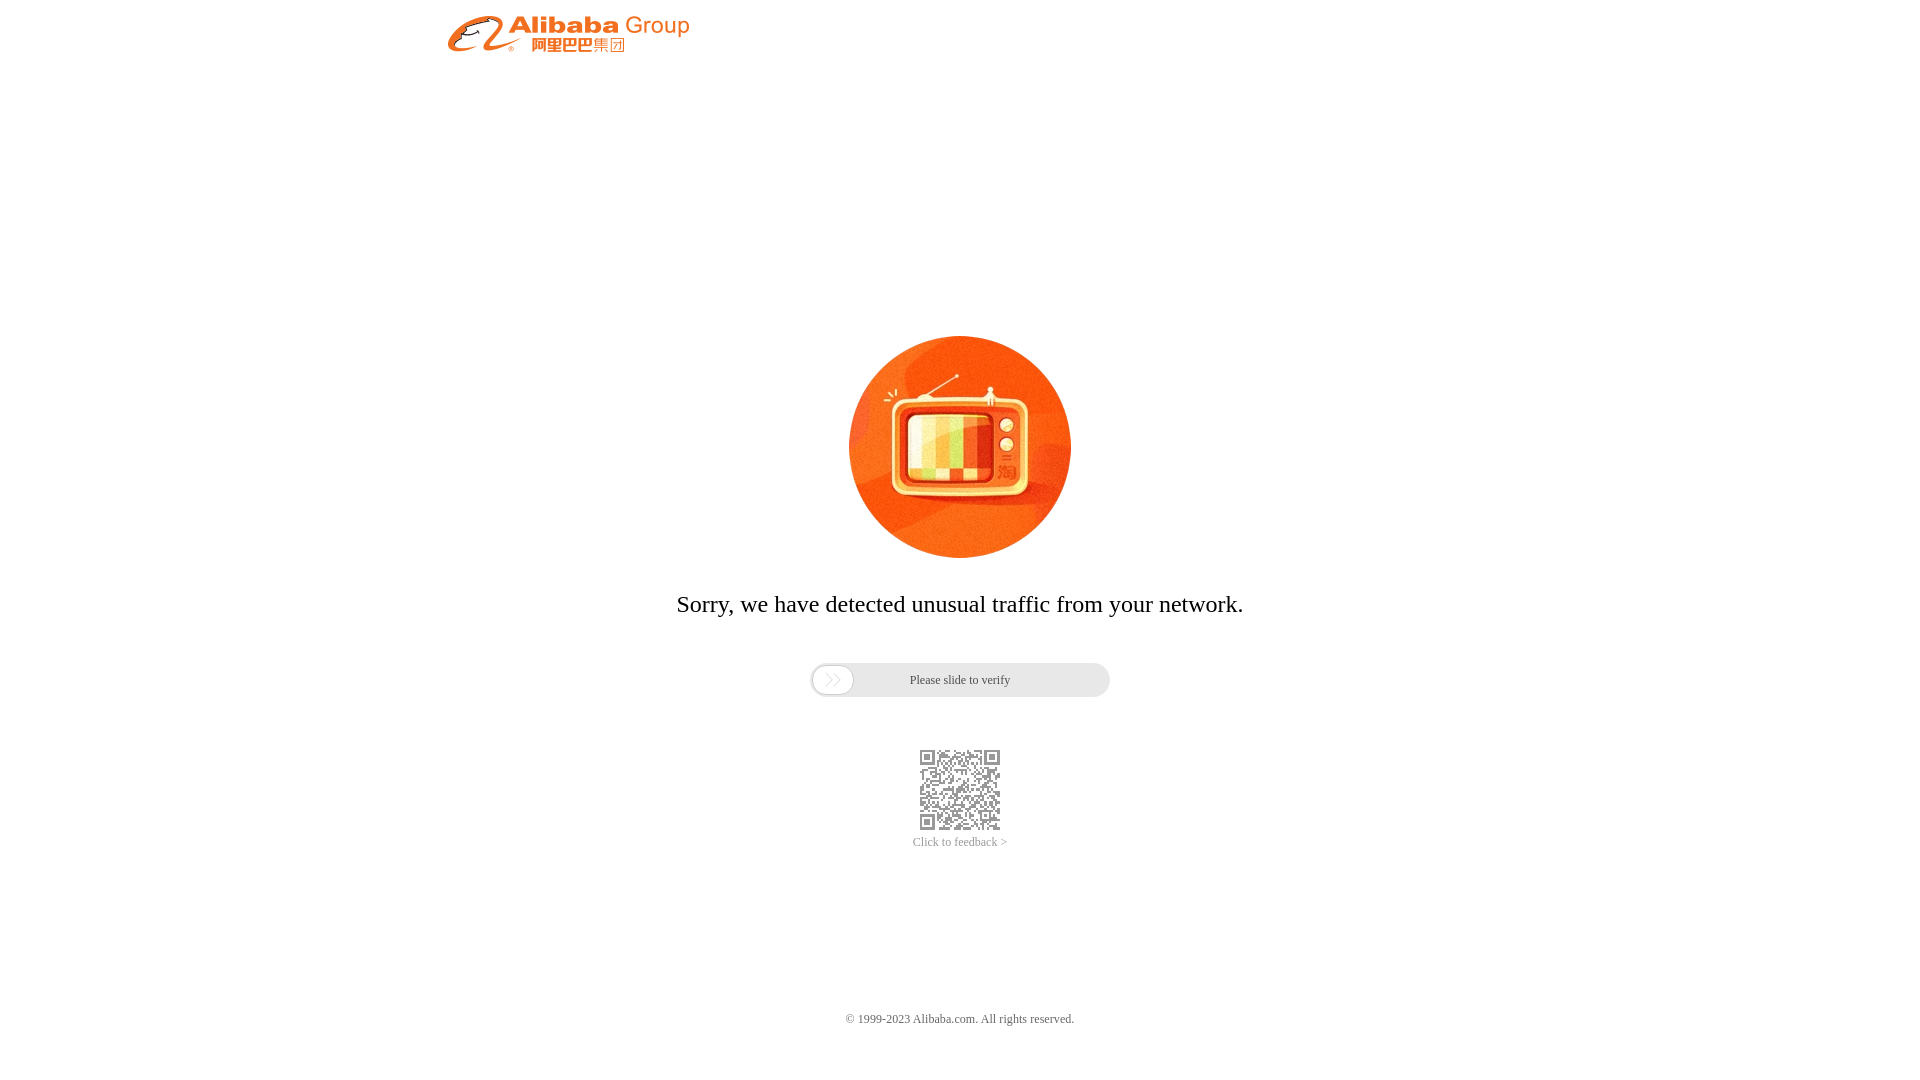 This screenshot has width=1920, height=1080. Describe the element at coordinates (960, 842) in the screenshot. I see `'Click to feedback >'` at that location.